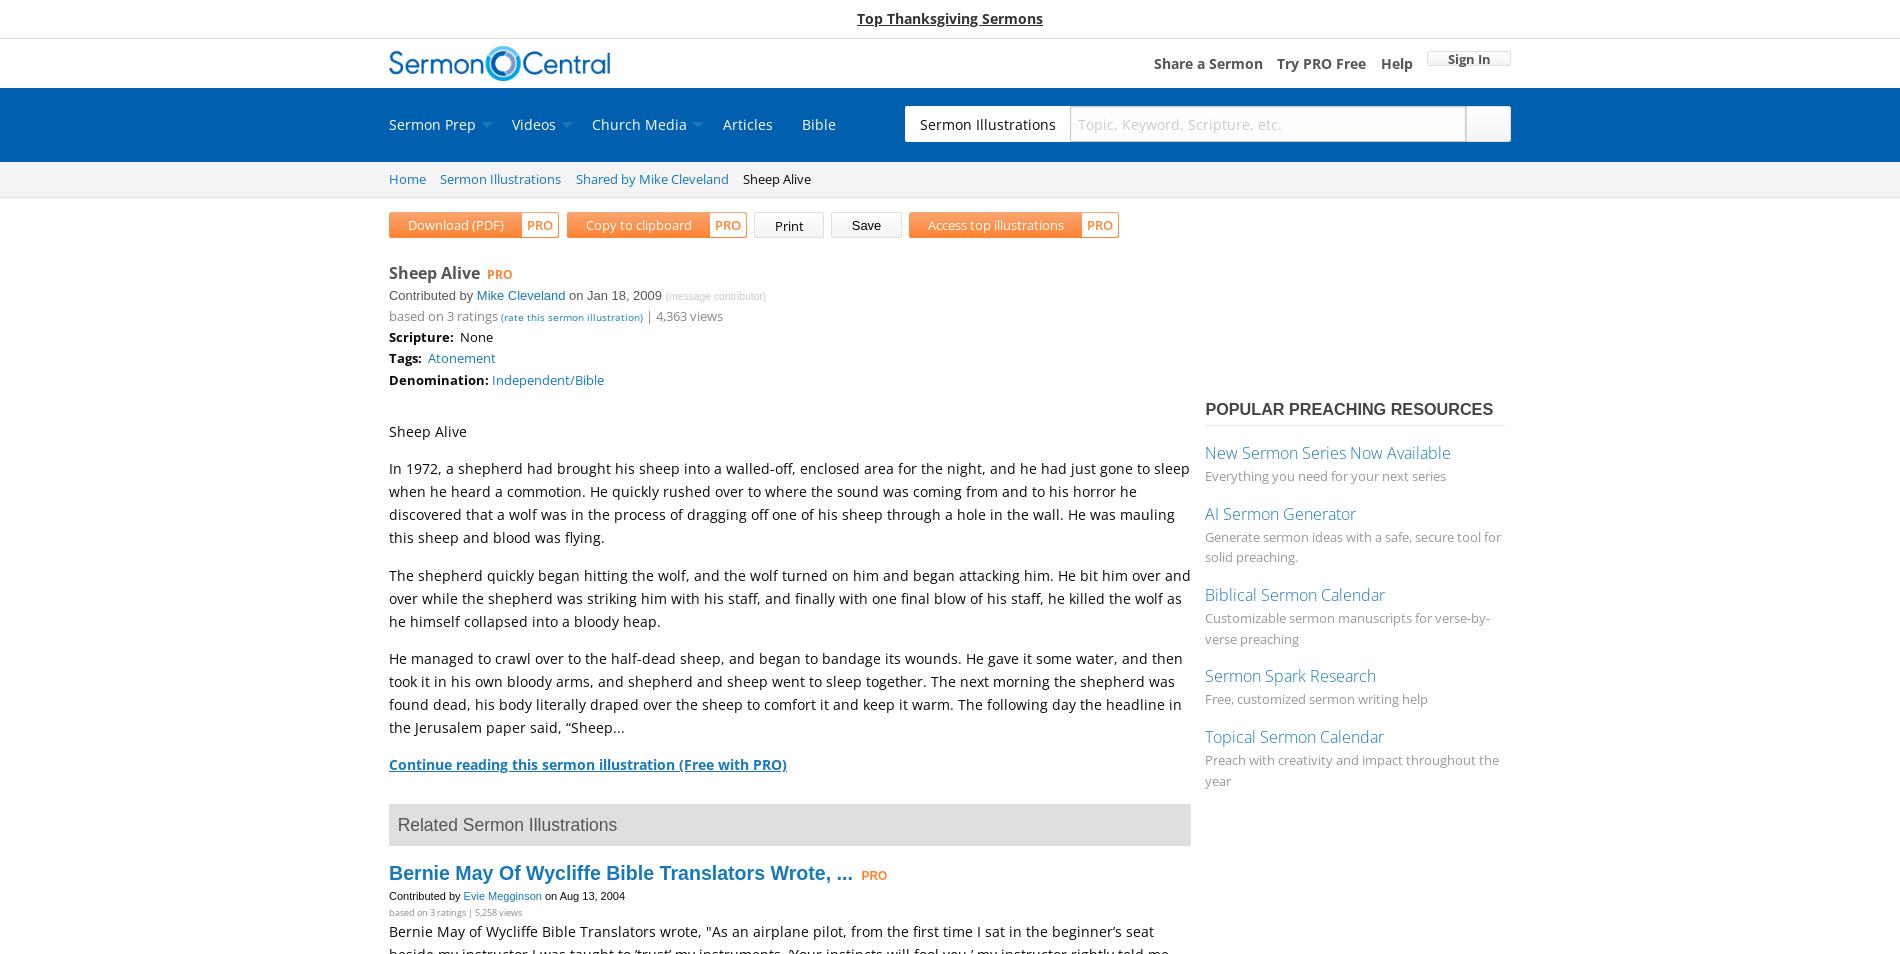 The image size is (1900, 954). I want to click on 'Atonement', so click(461, 357).